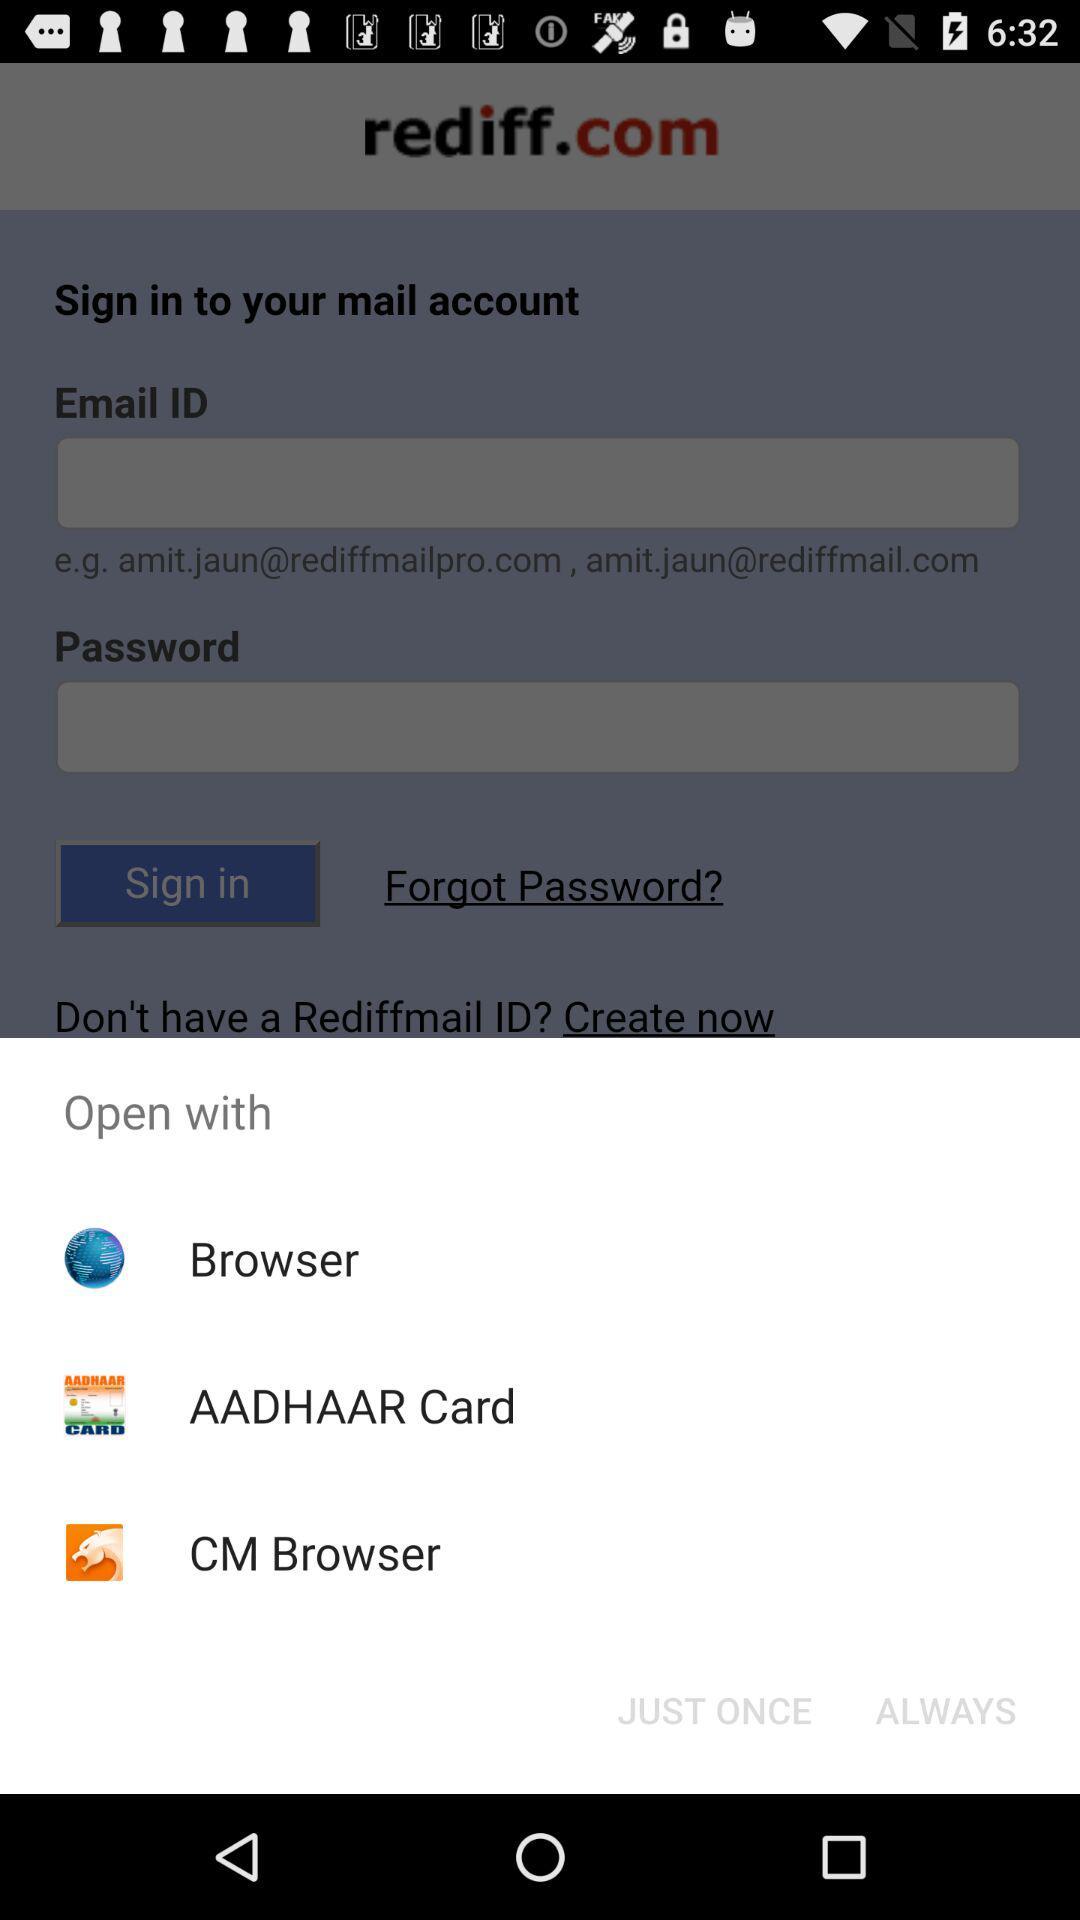  What do you see at coordinates (945, 1708) in the screenshot?
I see `the icon below open with item` at bounding box center [945, 1708].